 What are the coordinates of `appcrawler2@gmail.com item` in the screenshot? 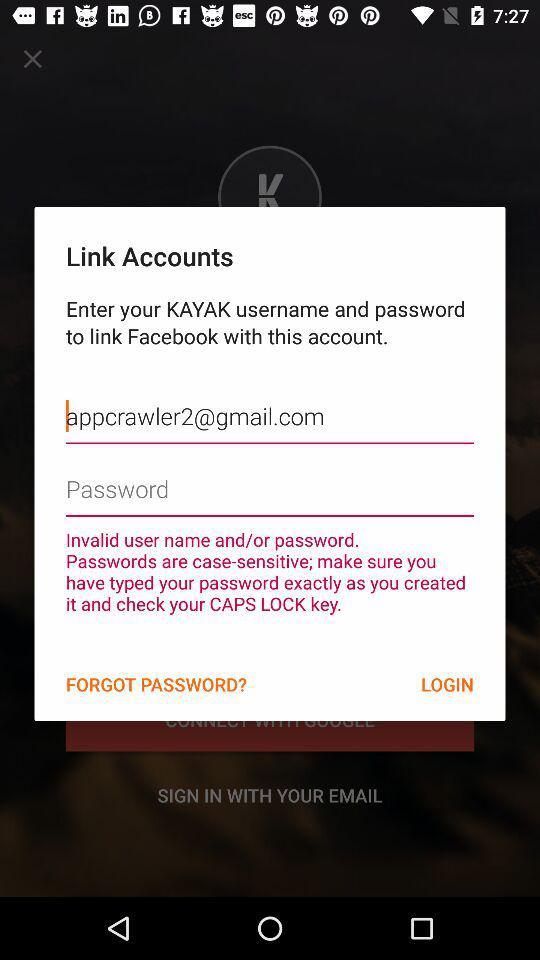 It's located at (270, 400).